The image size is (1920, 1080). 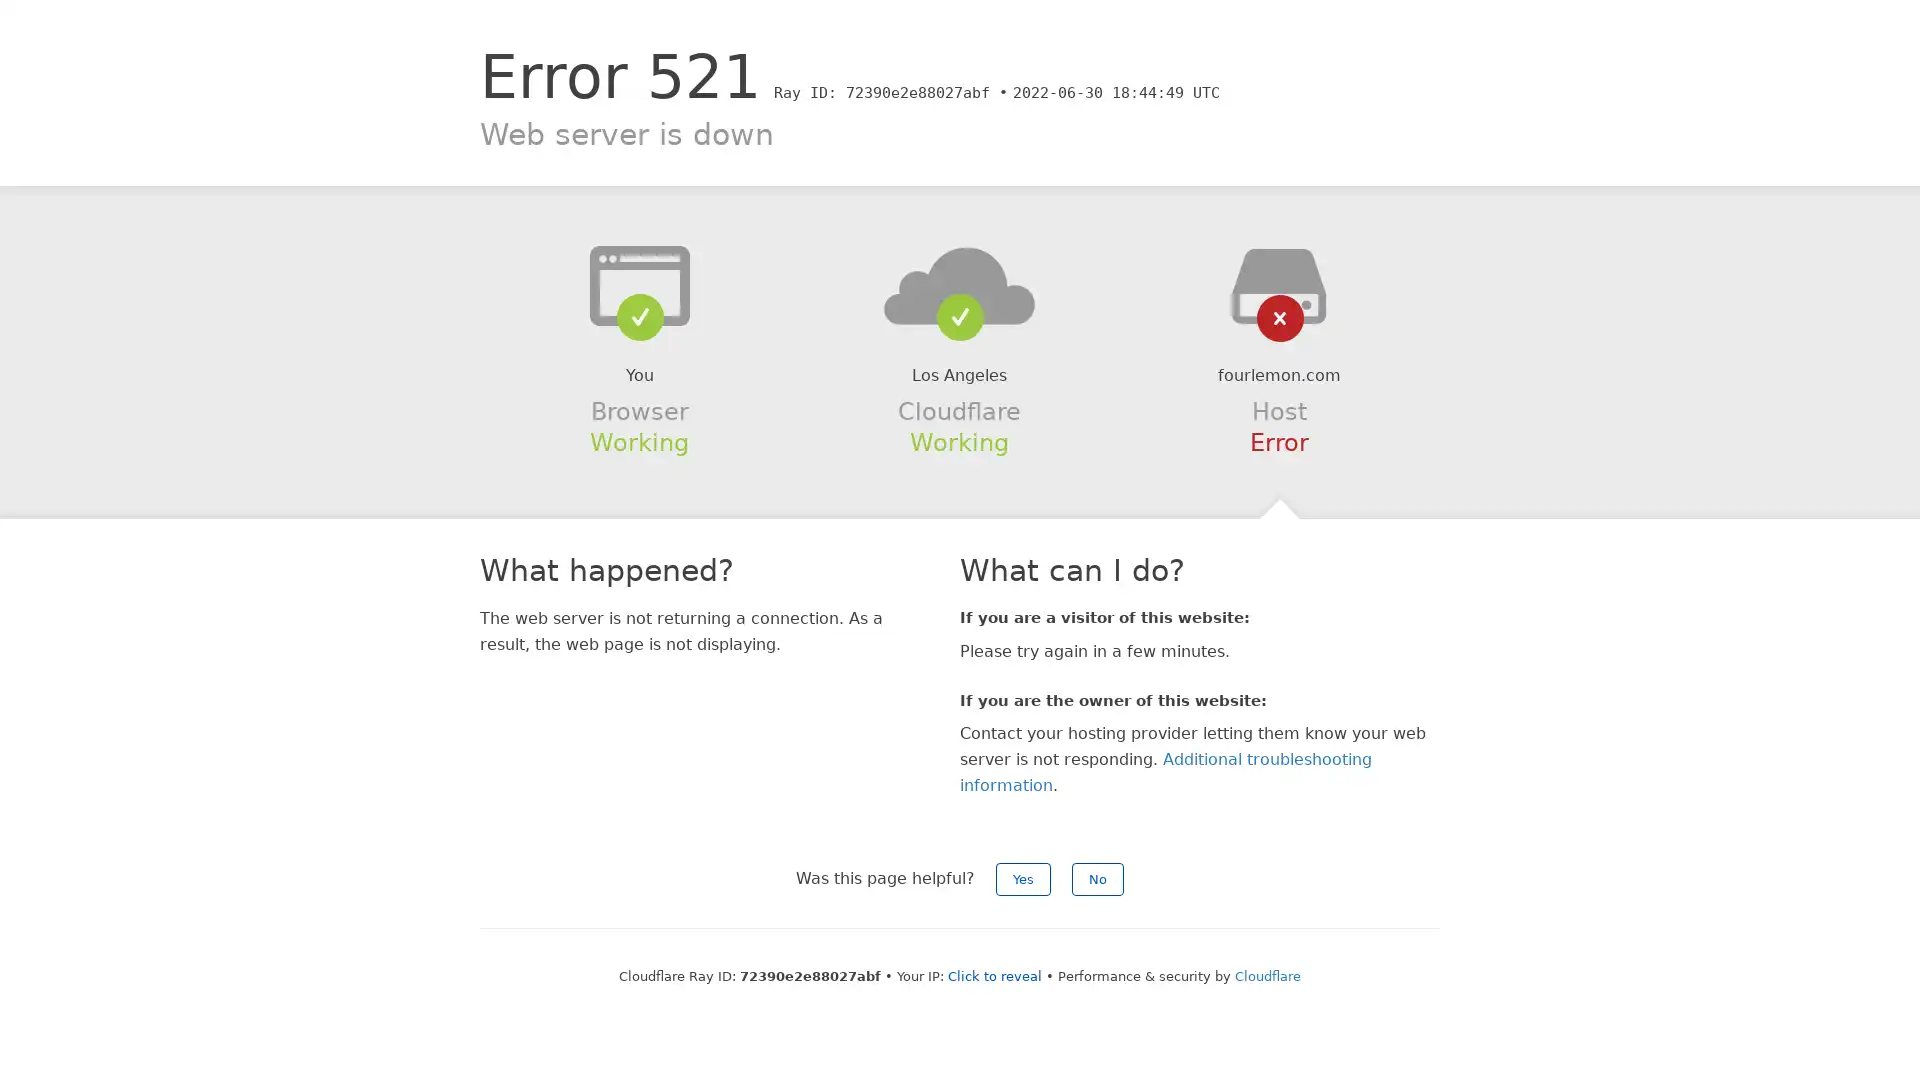 I want to click on Yes, so click(x=1023, y=878).